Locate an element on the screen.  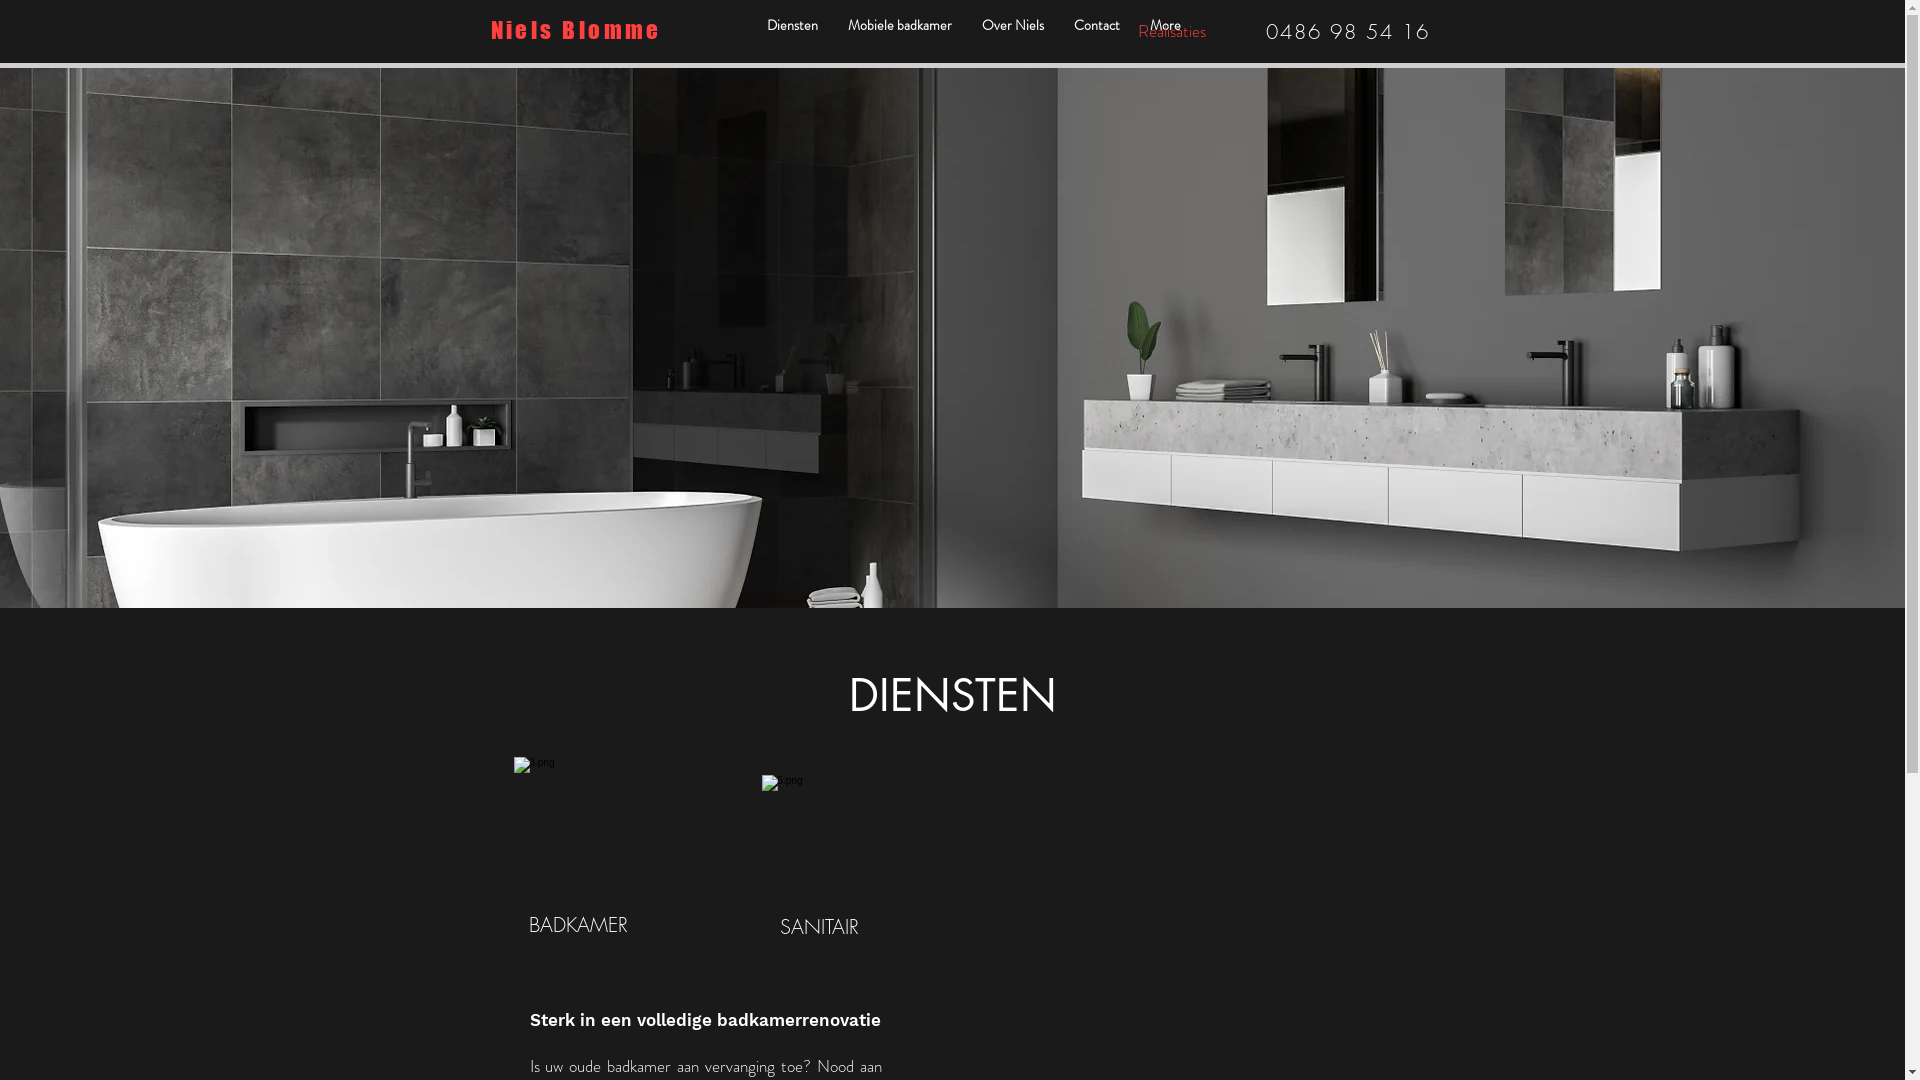
'Realisaties' is located at coordinates (1171, 30).